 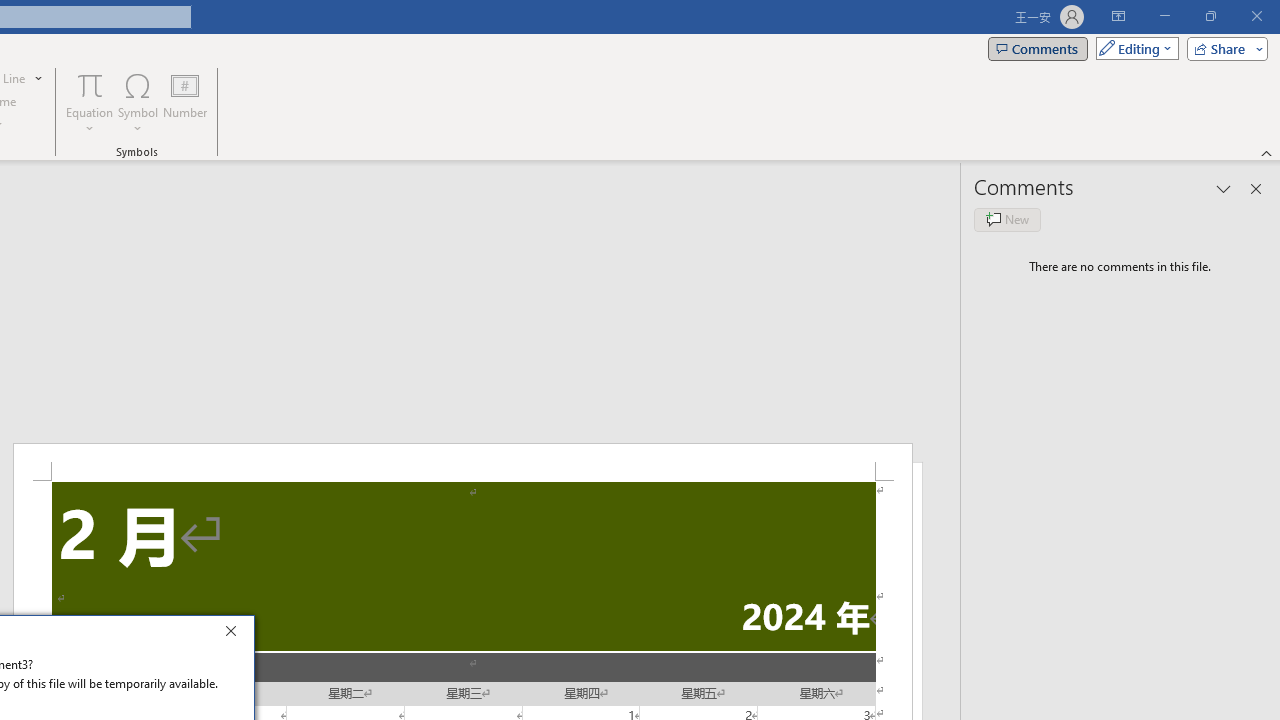 I want to click on 'New comment', so click(x=1007, y=219).